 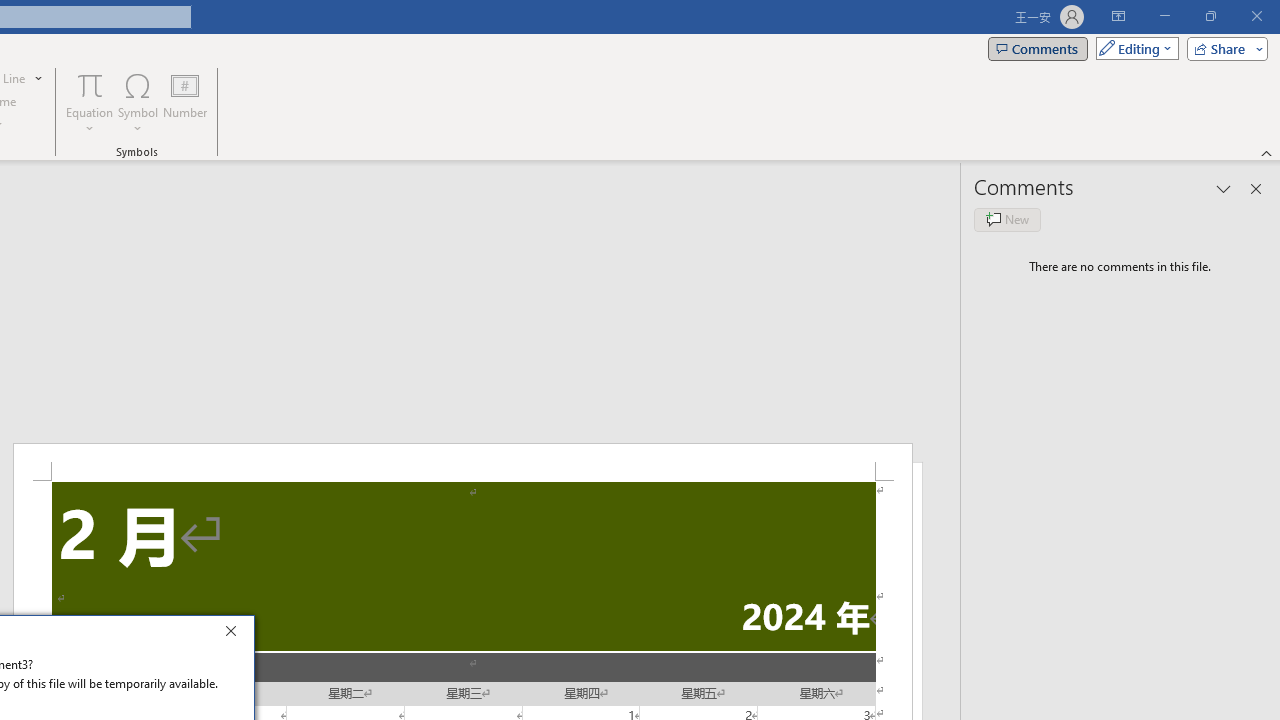 I want to click on 'New comment', so click(x=1007, y=219).